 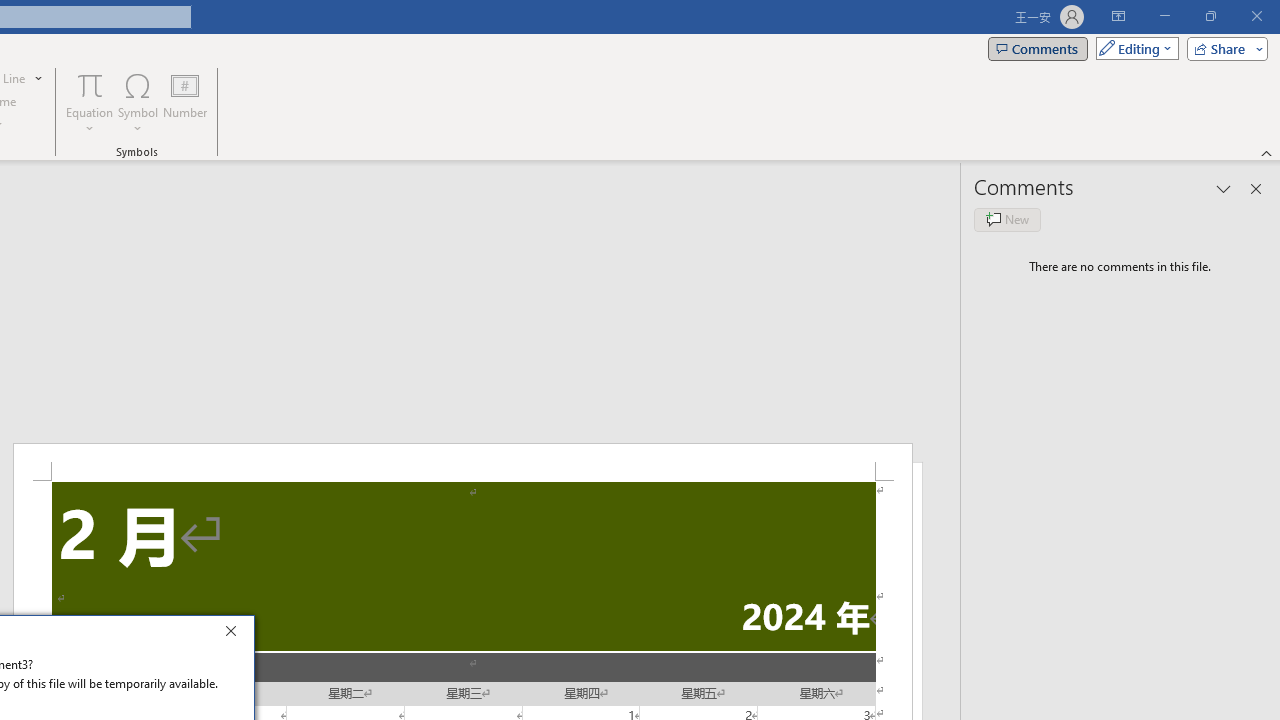 I want to click on 'New comment', so click(x=1007, y=219).